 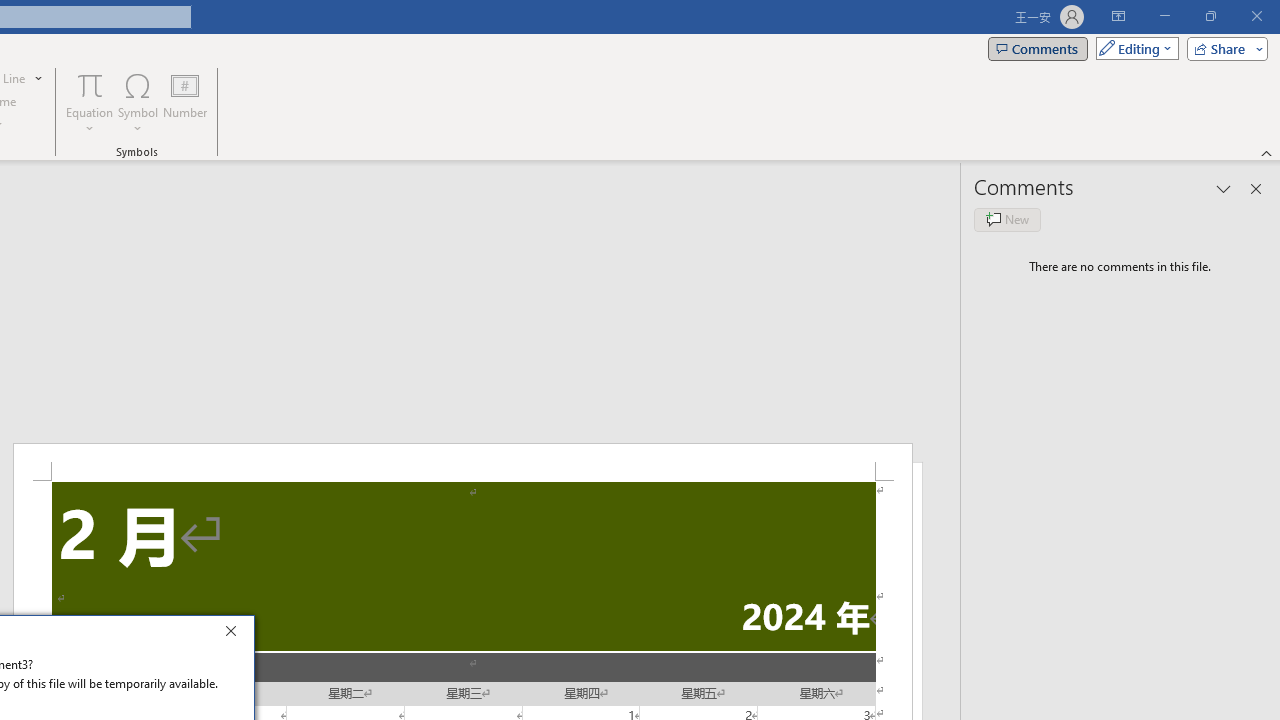 I want to click on 'New comment', so click(x=1007, y=219).